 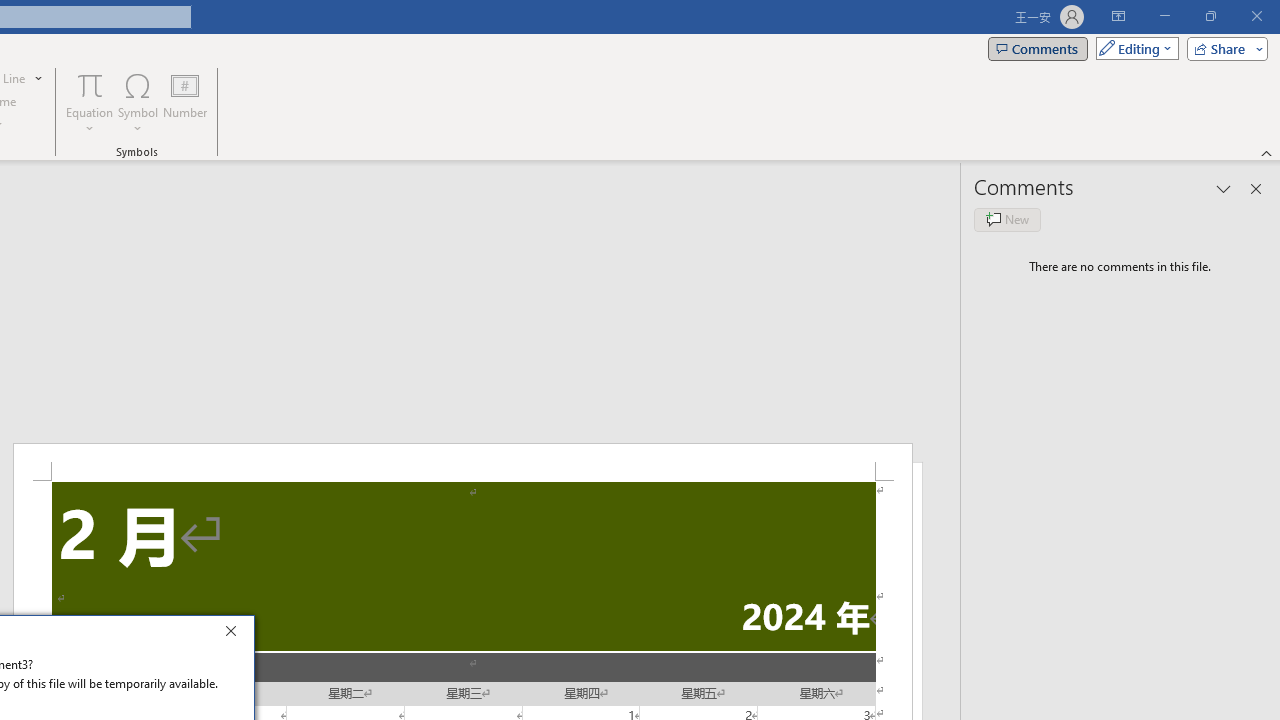 I want to click on 'New comment', so click(x=1007, y=219).